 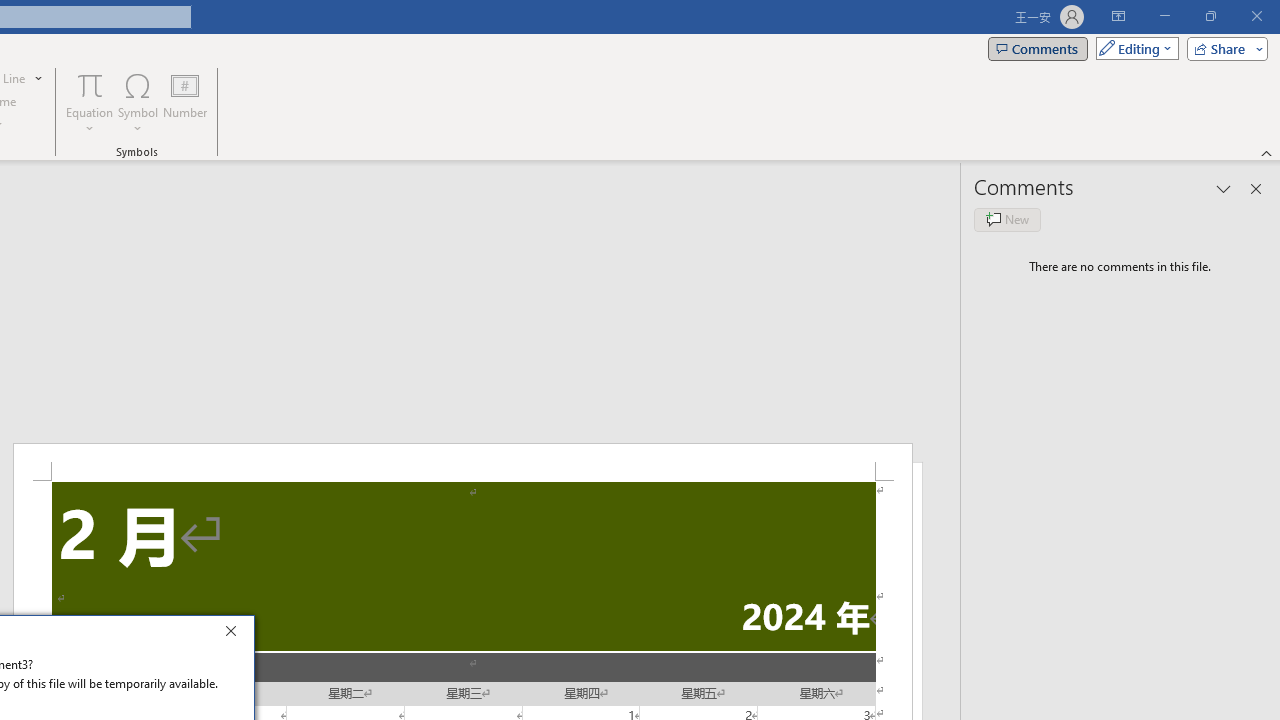 I want to click on 'New comment', so click(x=1007, y=219).